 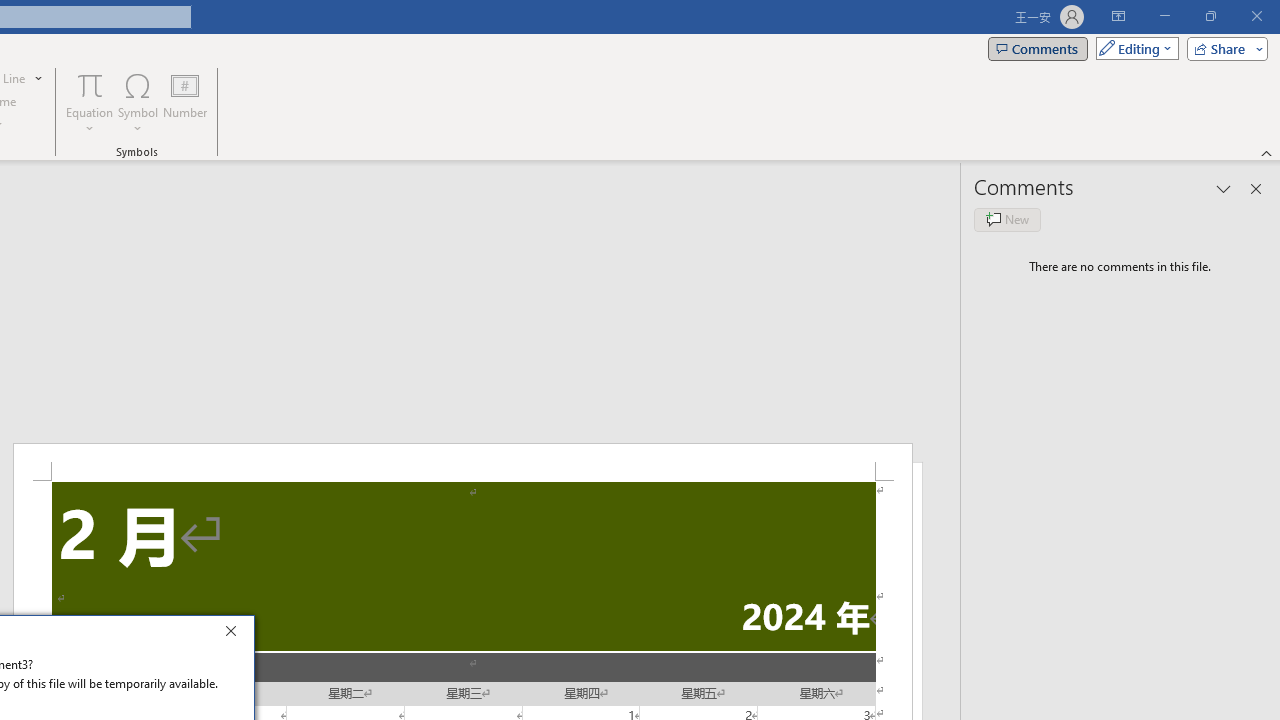 I want to click on 'New comment', so click(x=1007, y=219).